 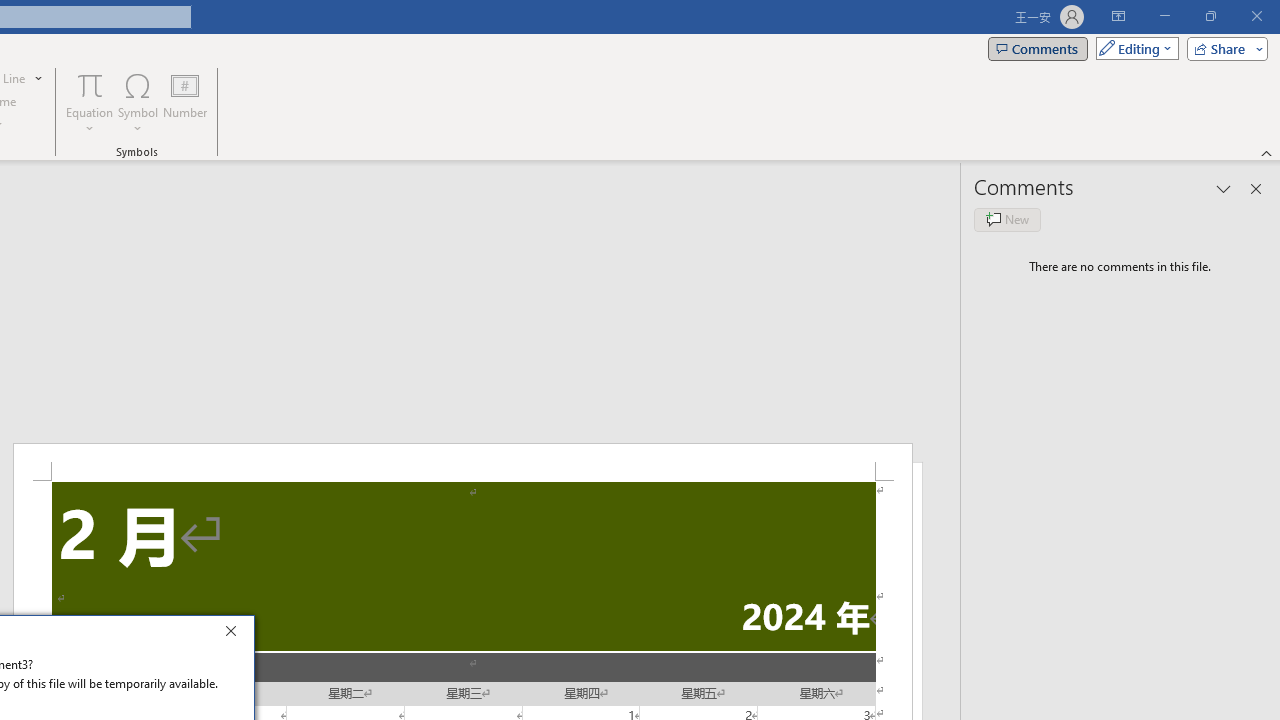 I want to click on 'New comment', so click(x=1007, y=219).